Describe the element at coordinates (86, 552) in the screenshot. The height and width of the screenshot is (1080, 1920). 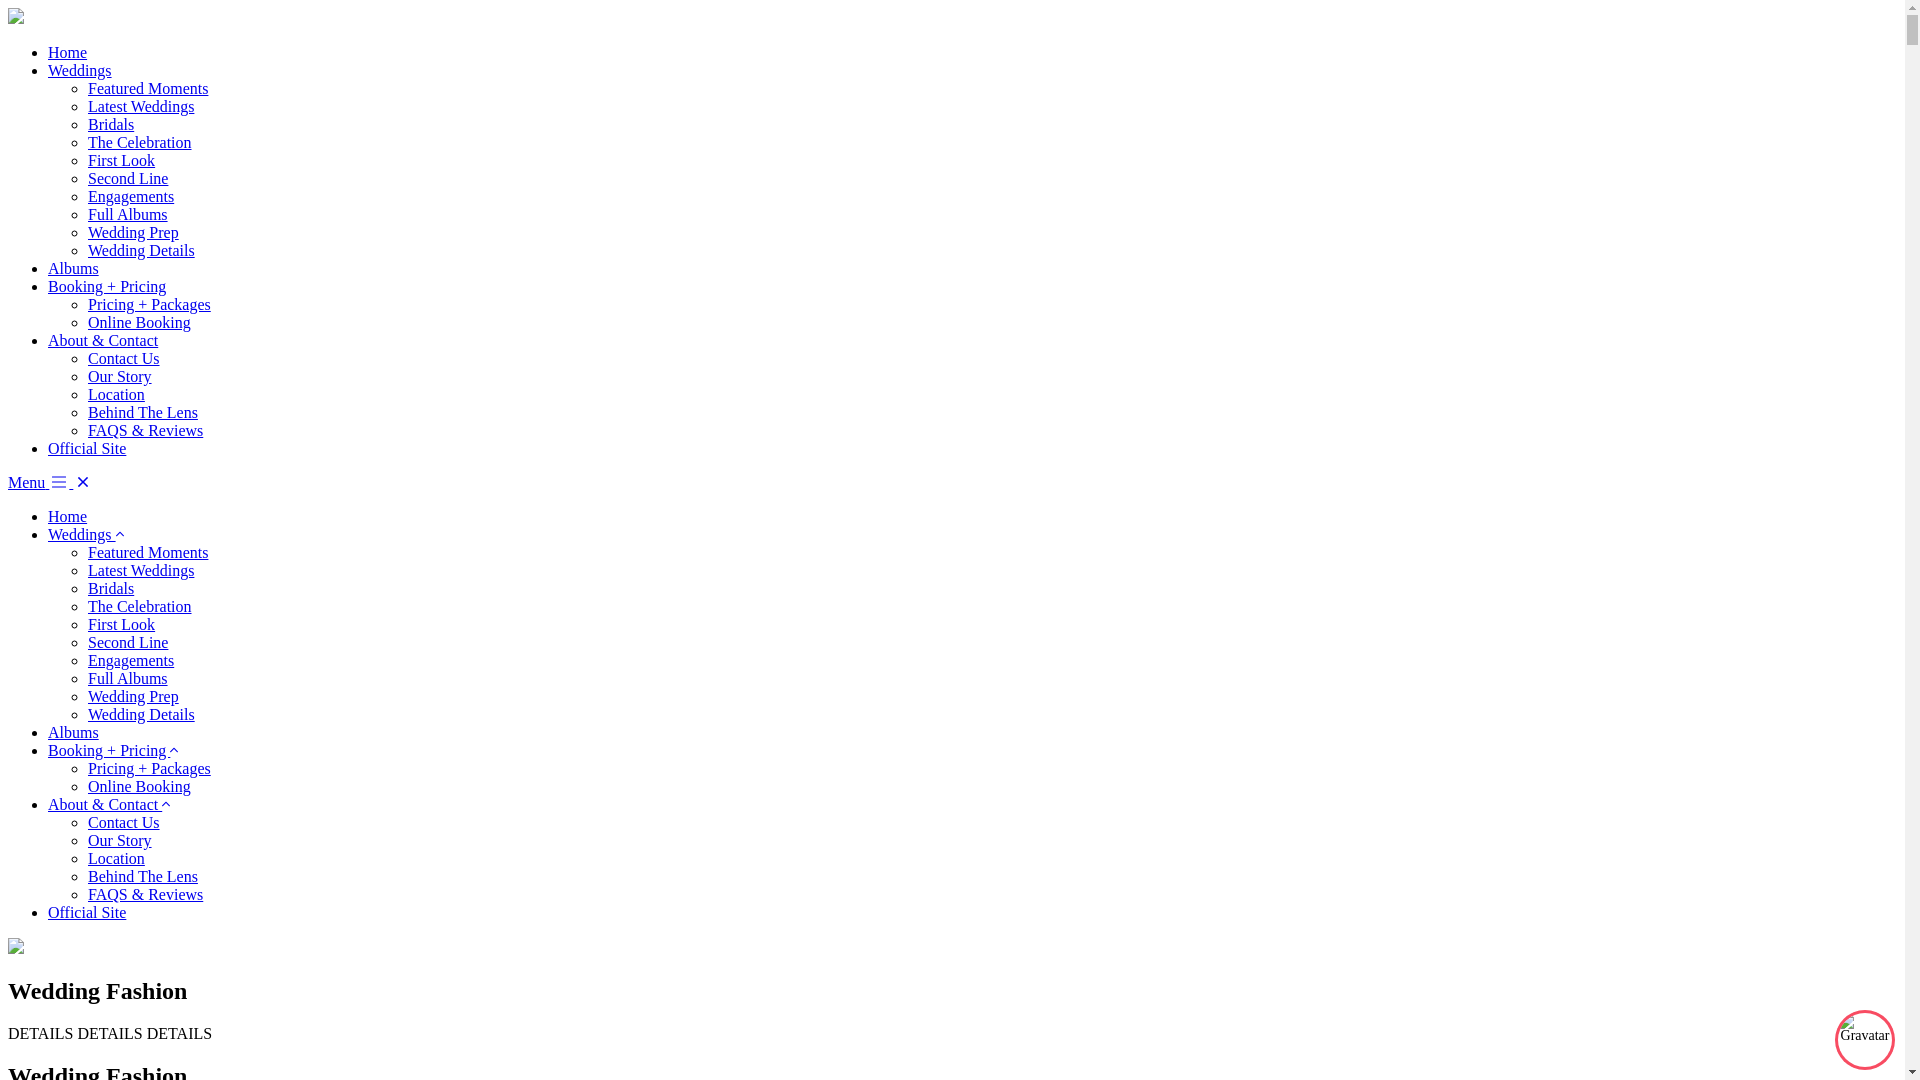
I see `'Featured Moments'` at that location.